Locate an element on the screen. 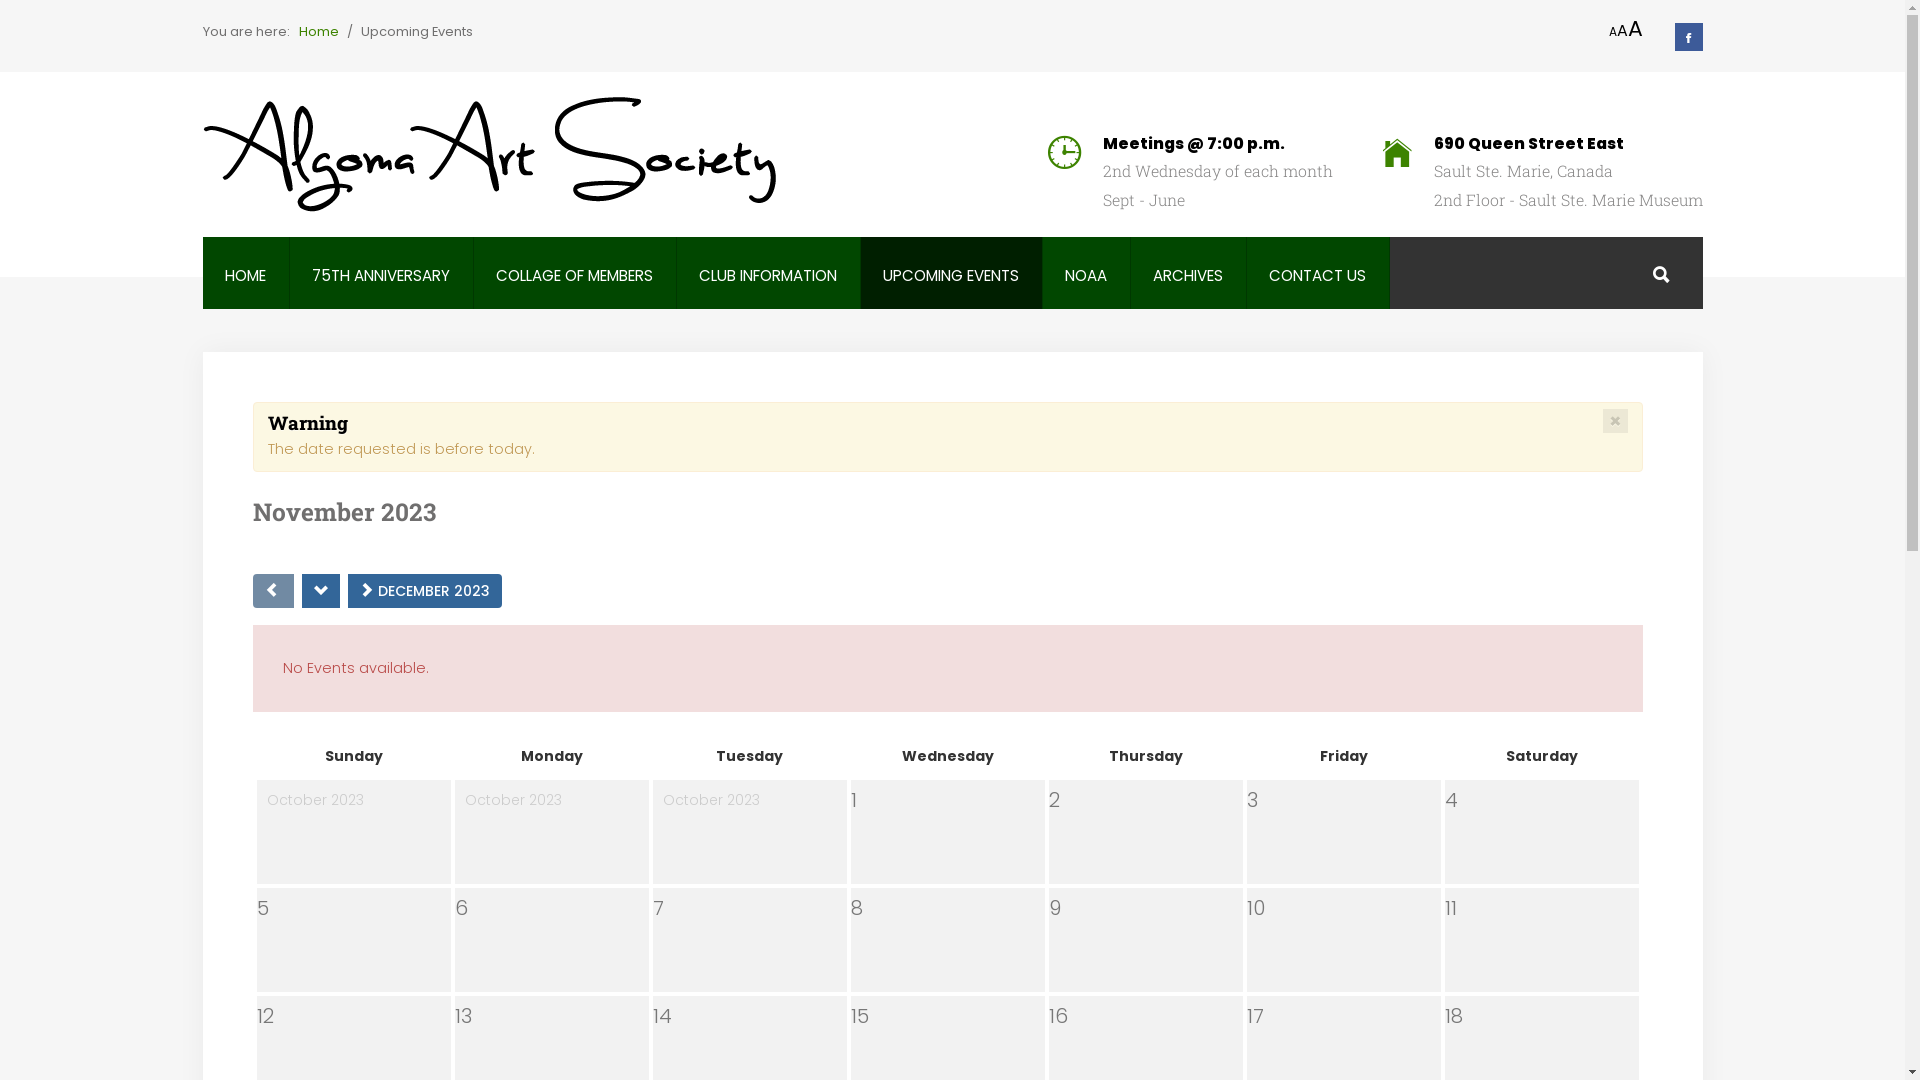  'CLUB INFORMATION' is located at coordinates (699, 275).